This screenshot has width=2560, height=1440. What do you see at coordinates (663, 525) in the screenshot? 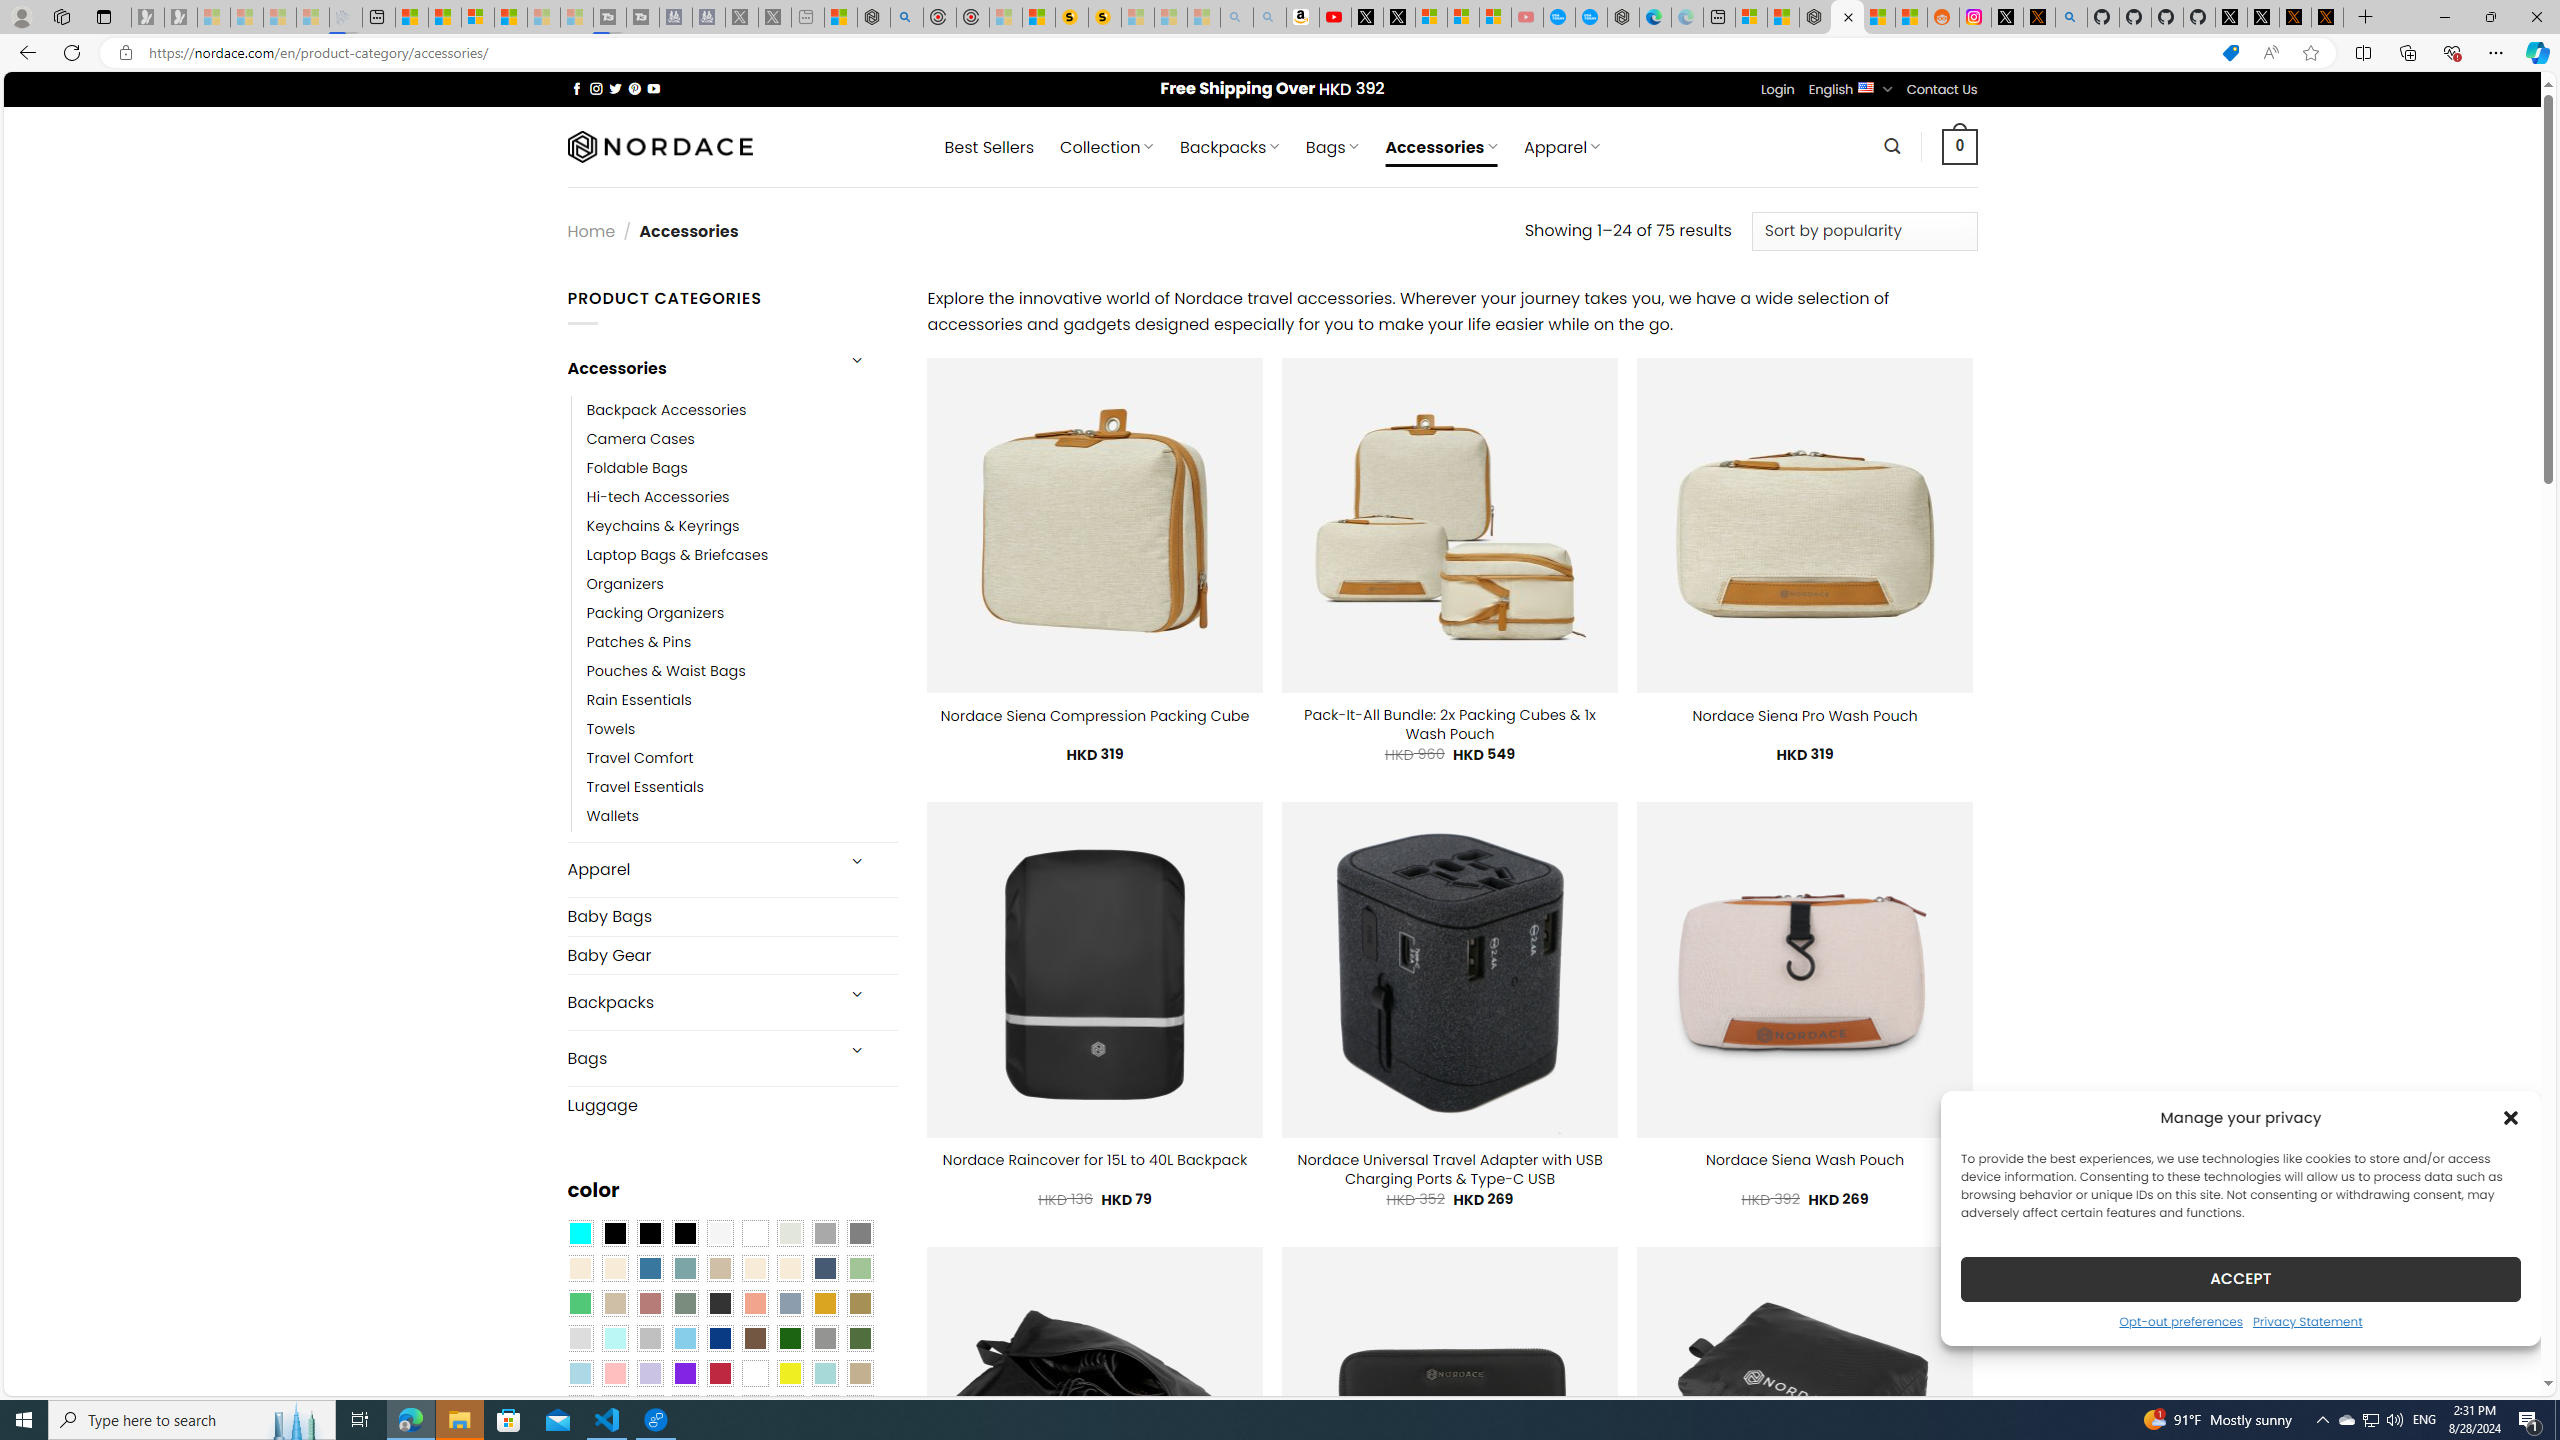
I see `'Keychains & Keyrings'` at bounding box center [663, 525].